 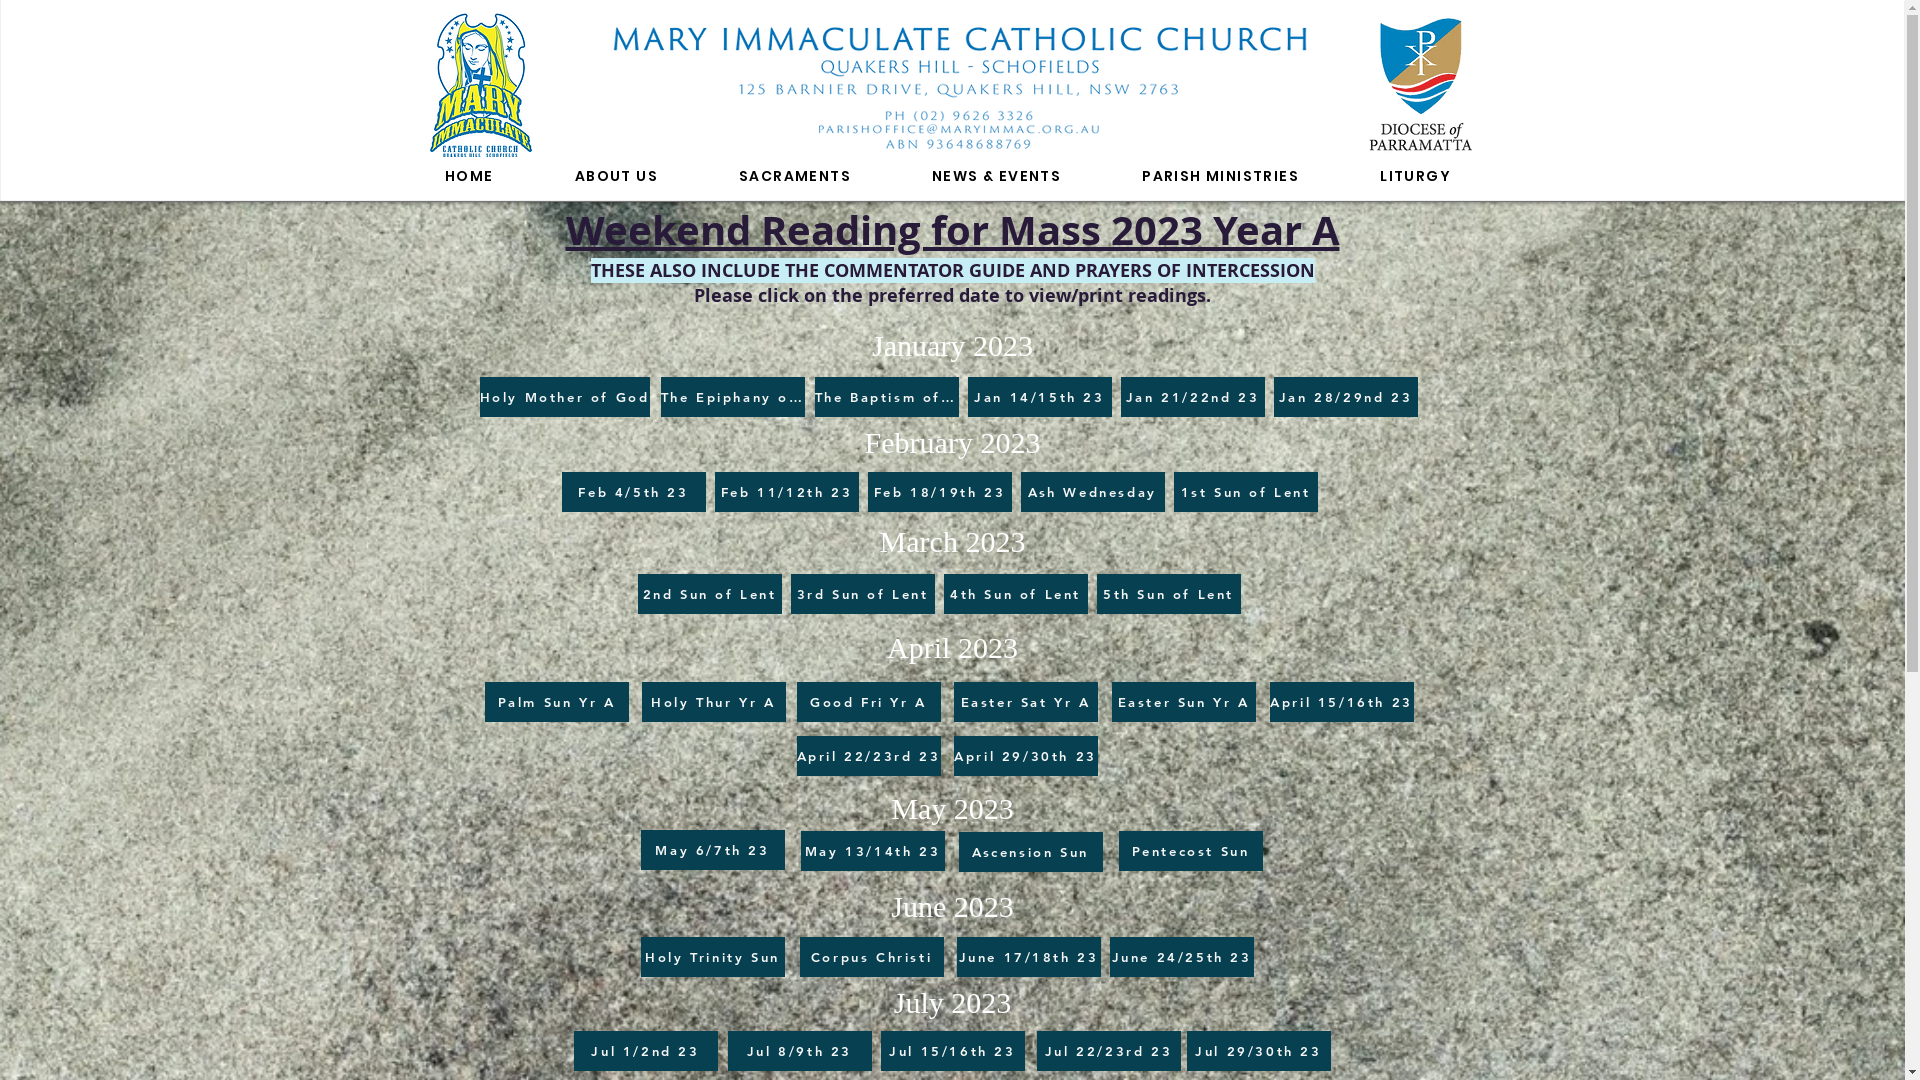 I want to click on 'HOME', so click(x=469, y=176).